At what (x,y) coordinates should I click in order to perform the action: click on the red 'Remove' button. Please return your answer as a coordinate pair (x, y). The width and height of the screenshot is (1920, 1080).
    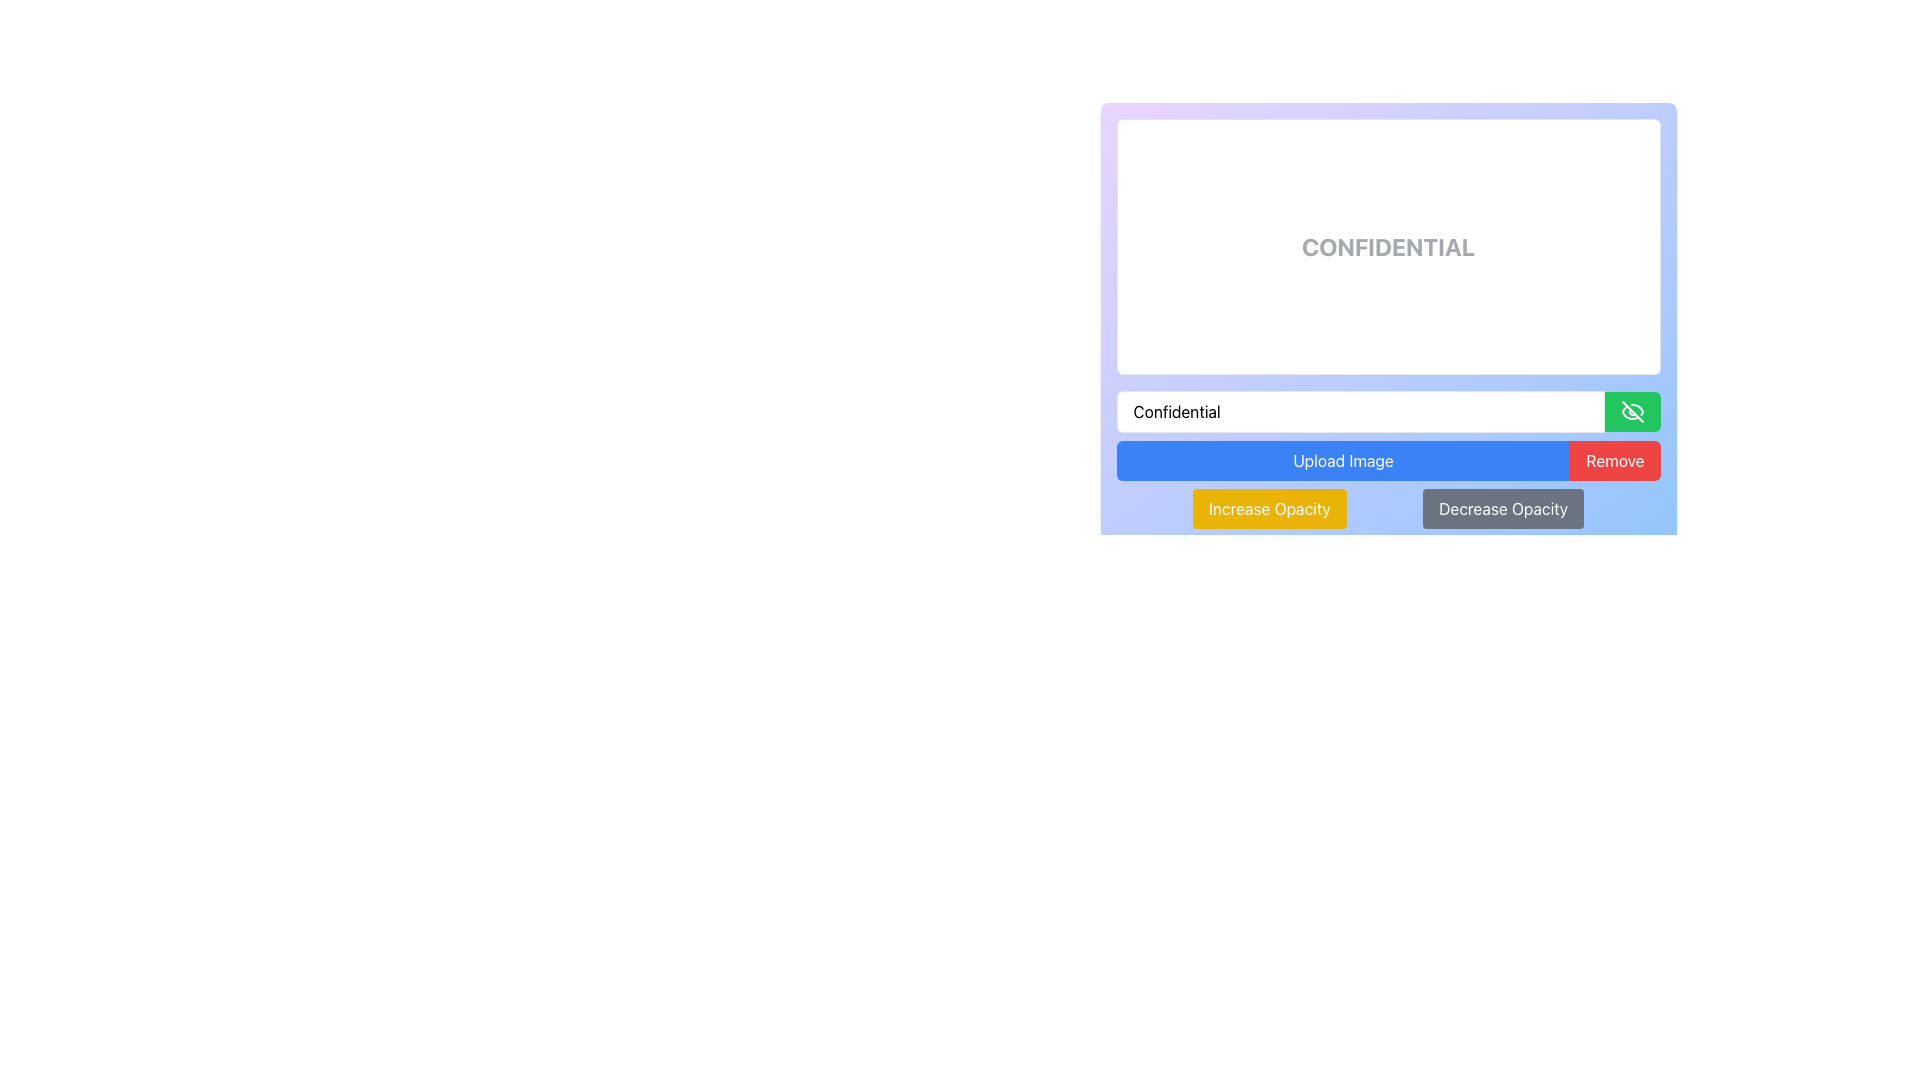
    Looking at the image, I should click on (1615, 461).